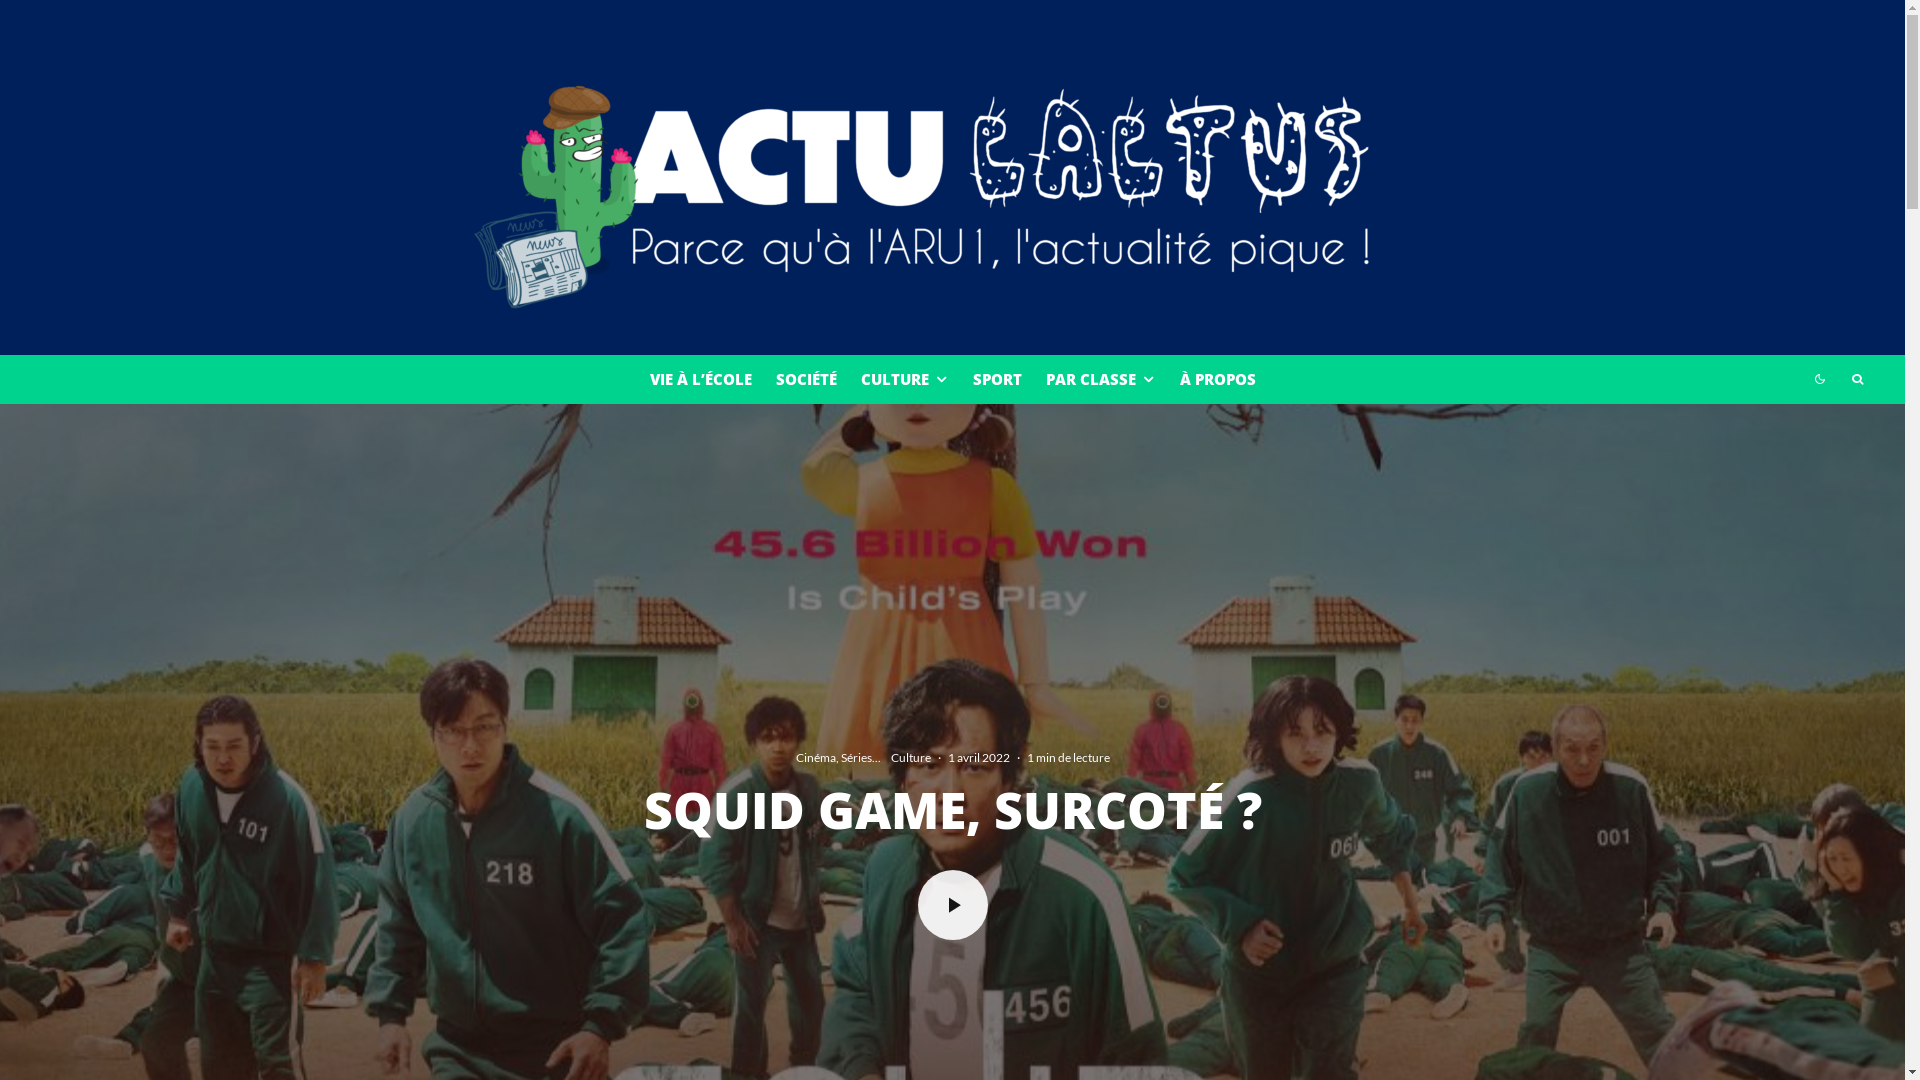 This screenshot has width=1920, height=1080. What do you see at coordinates (909, 758) in the screenshot?
I see `'Culture'` at bounding box center [909, 758].